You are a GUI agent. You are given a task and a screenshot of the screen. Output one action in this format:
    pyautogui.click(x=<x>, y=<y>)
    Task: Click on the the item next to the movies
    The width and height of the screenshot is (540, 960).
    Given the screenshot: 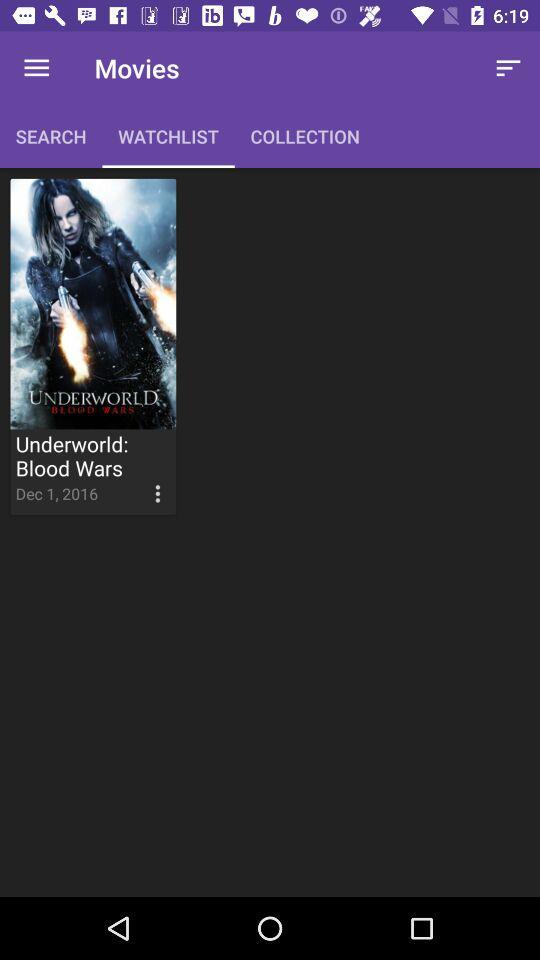 What is the action you would take?
    pyautogui.click(x=36, y=68)
    